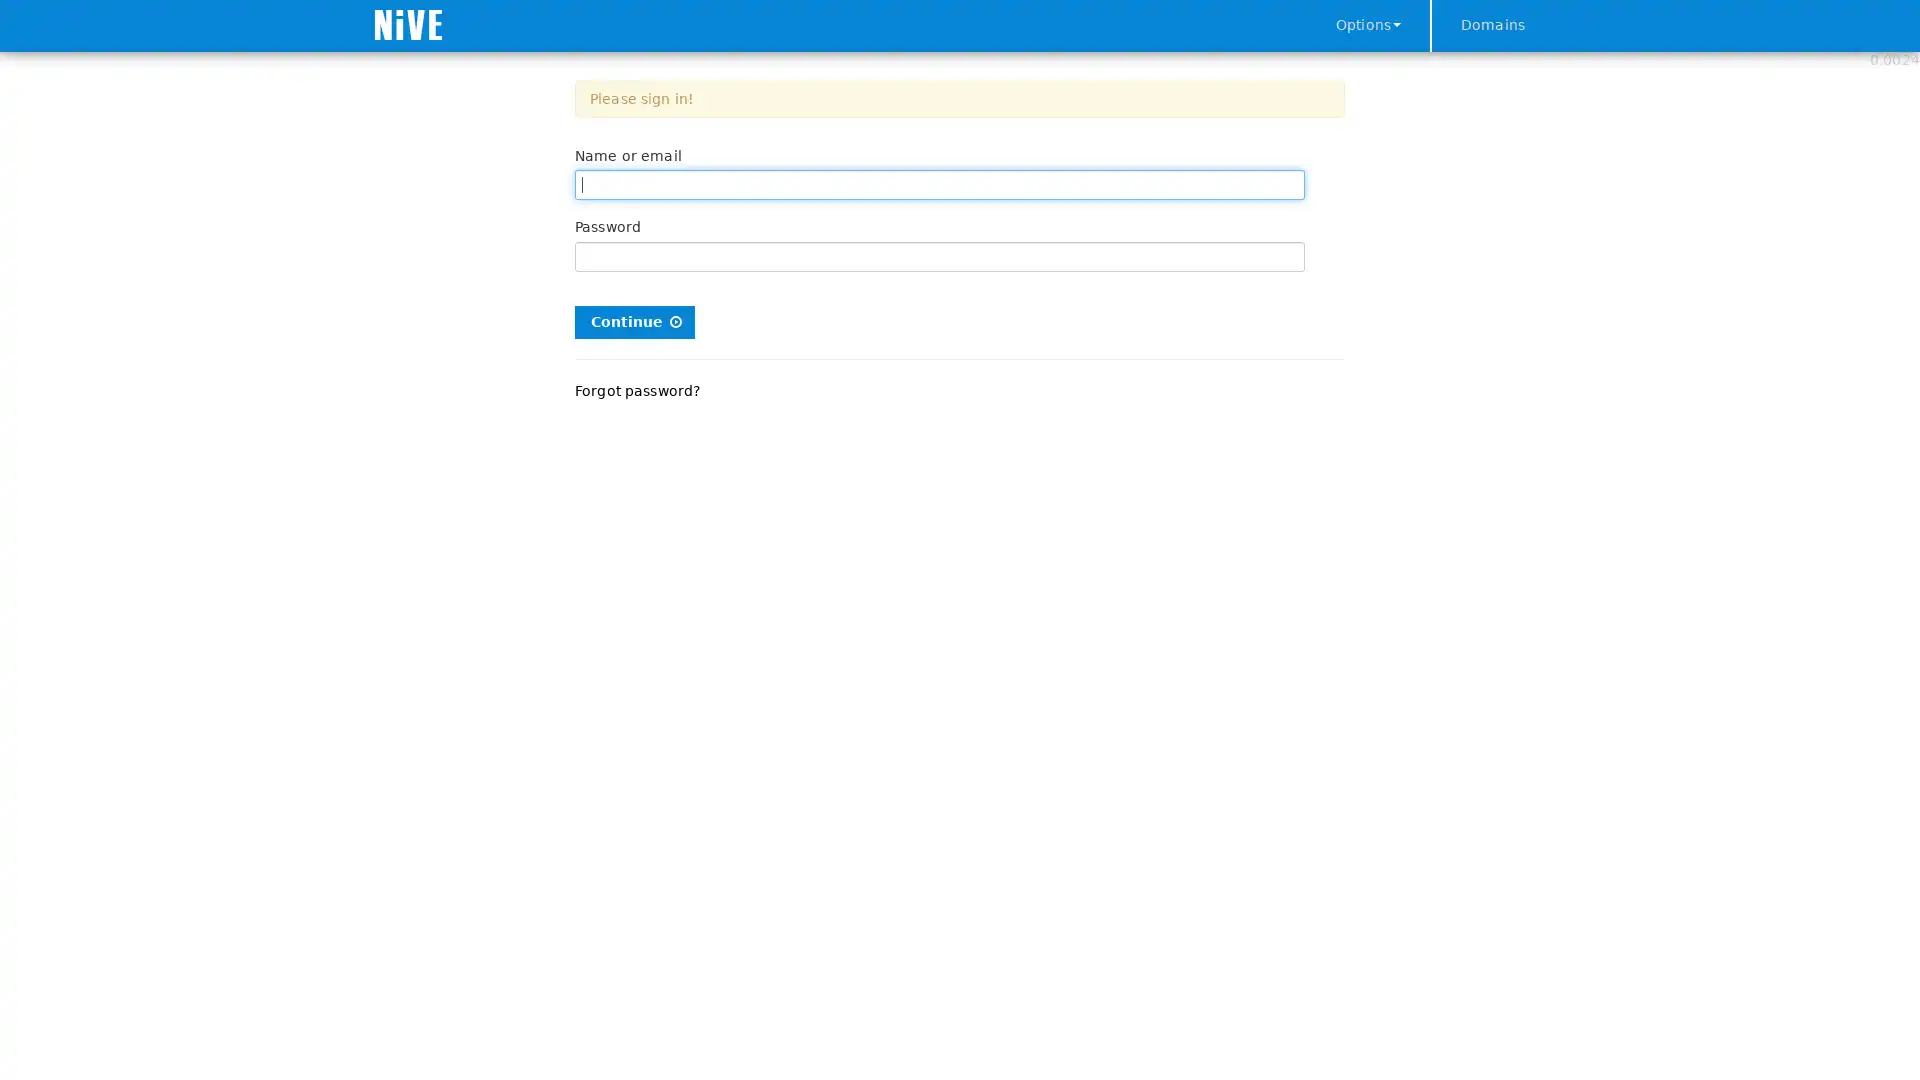 The width and height of the screenshot is (1920, 1080). I want to click on Continue, so click(633, 320).